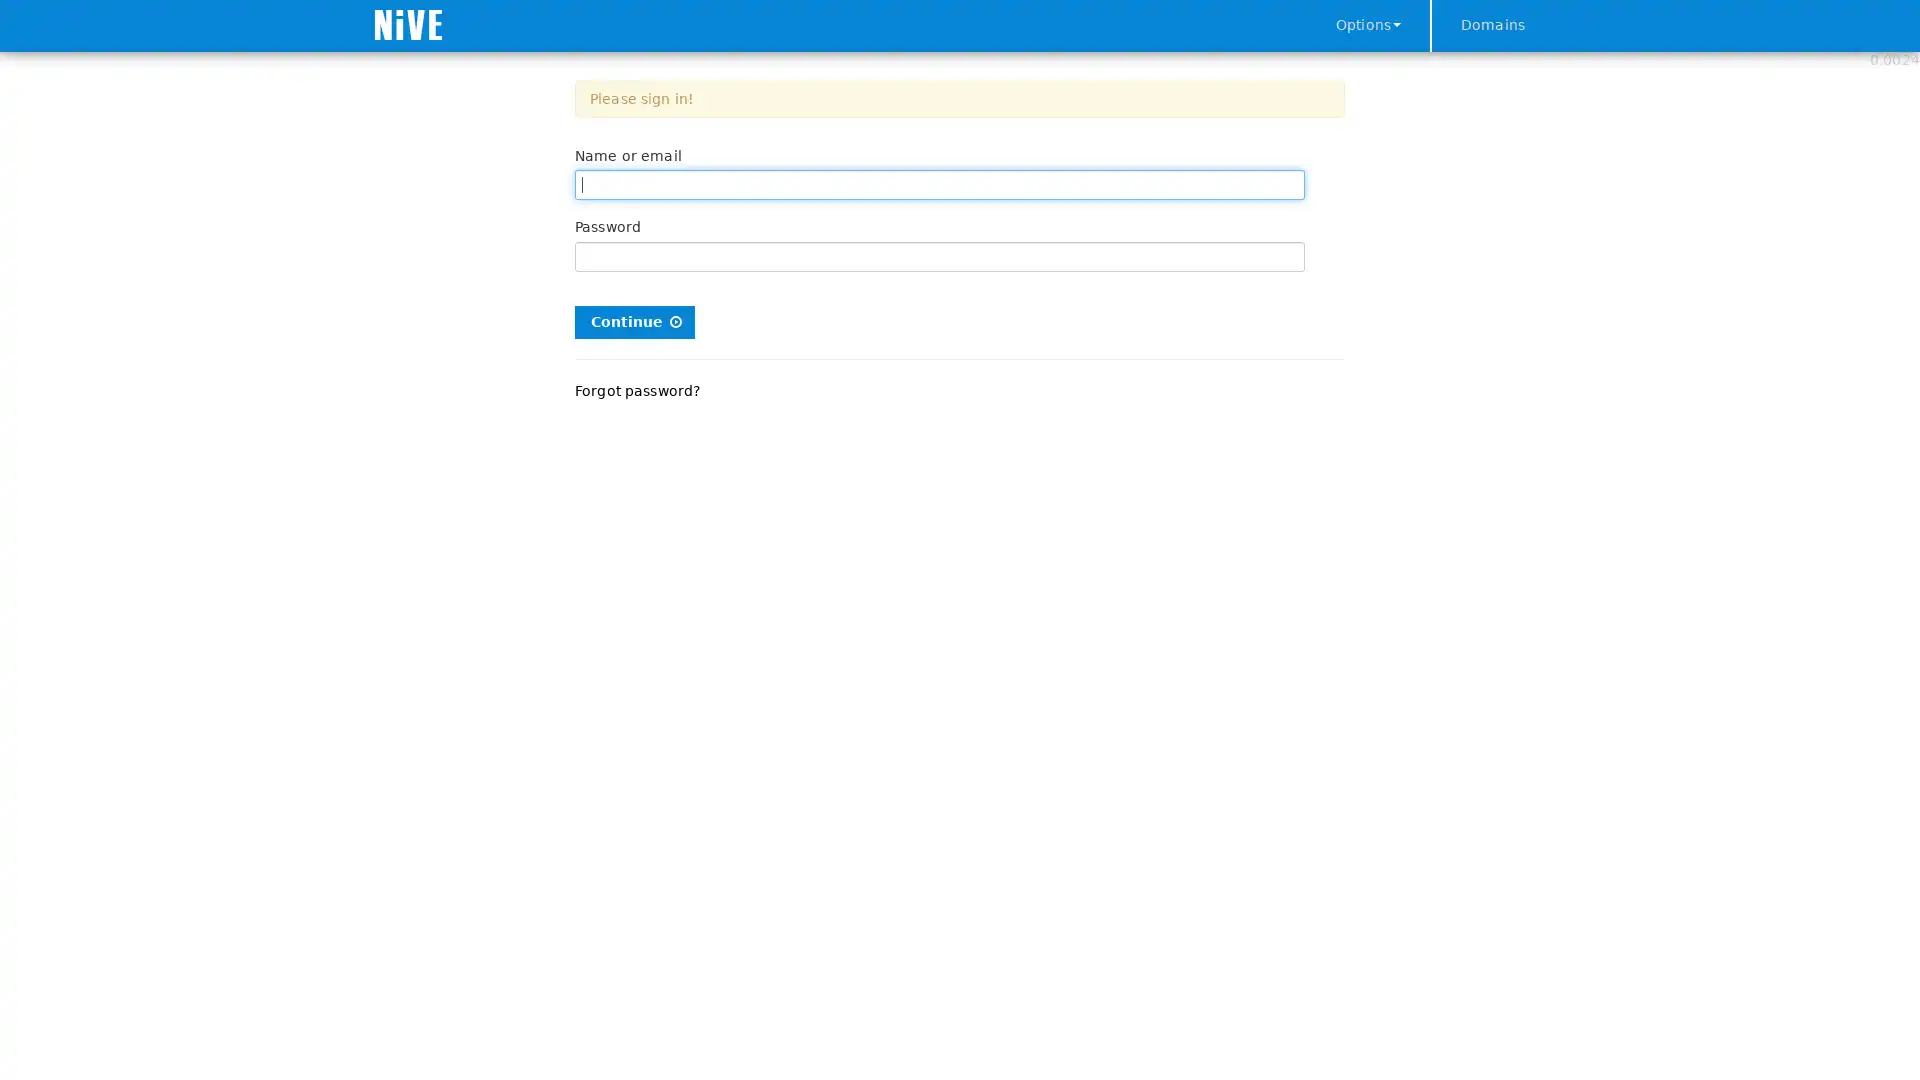 The width and height of the screenshot is (1920, 1080). I want to click on Continue, so click(633, 320).